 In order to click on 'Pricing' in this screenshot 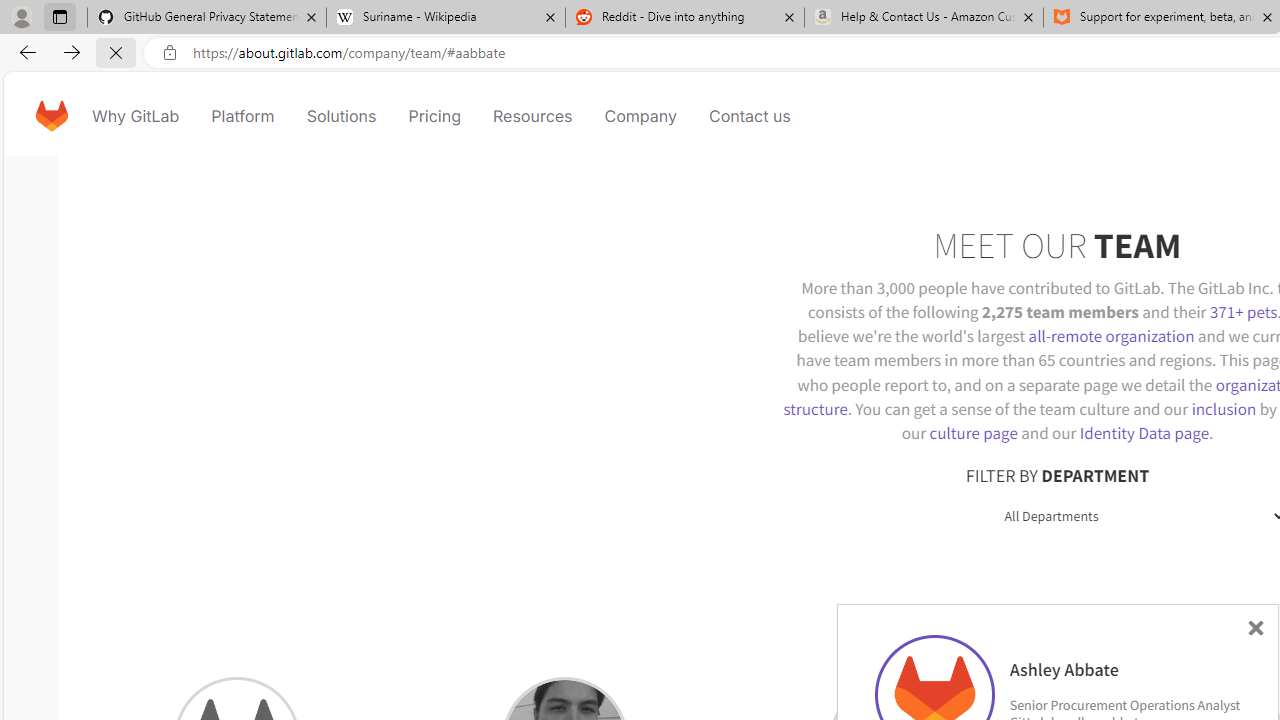, I will do `click(432, 115)`.